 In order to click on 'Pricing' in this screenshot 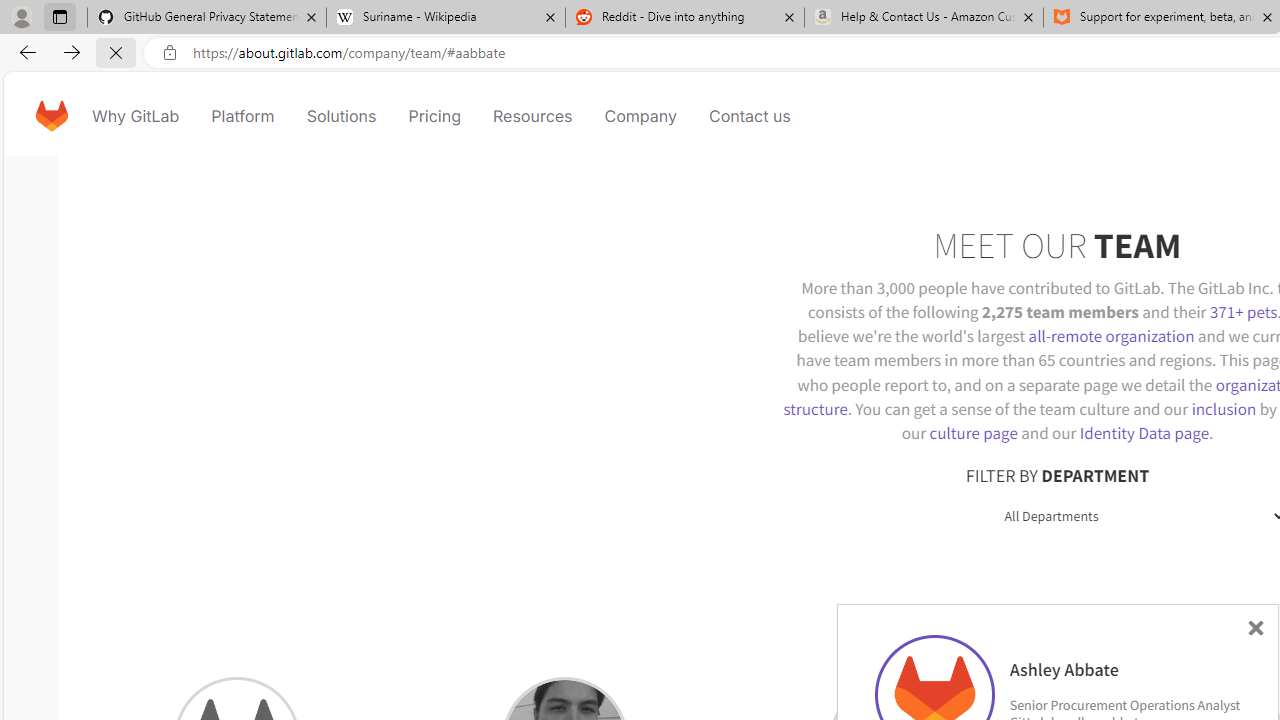, I will do `click(432, 115)`.